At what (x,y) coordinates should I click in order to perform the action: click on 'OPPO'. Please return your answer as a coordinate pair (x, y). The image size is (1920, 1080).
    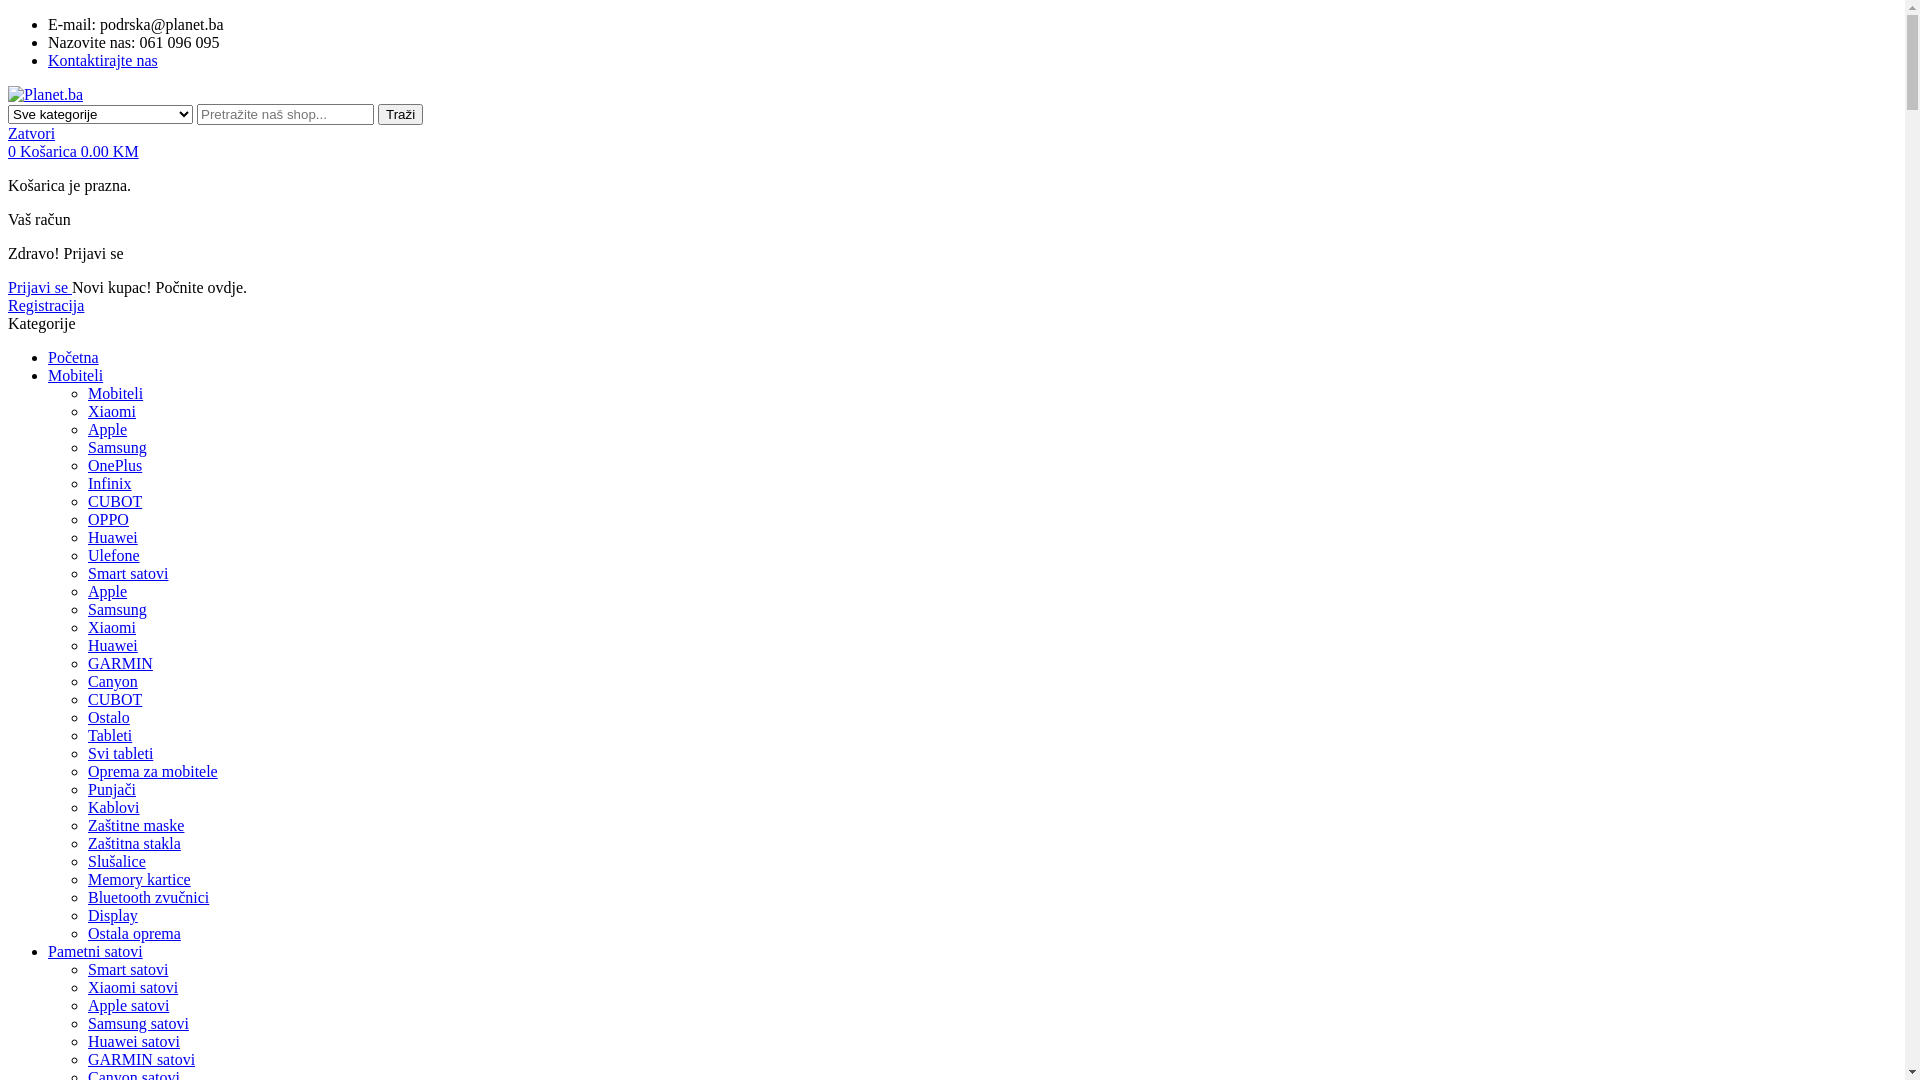
    Looking at the image, I should click on (107, 518).